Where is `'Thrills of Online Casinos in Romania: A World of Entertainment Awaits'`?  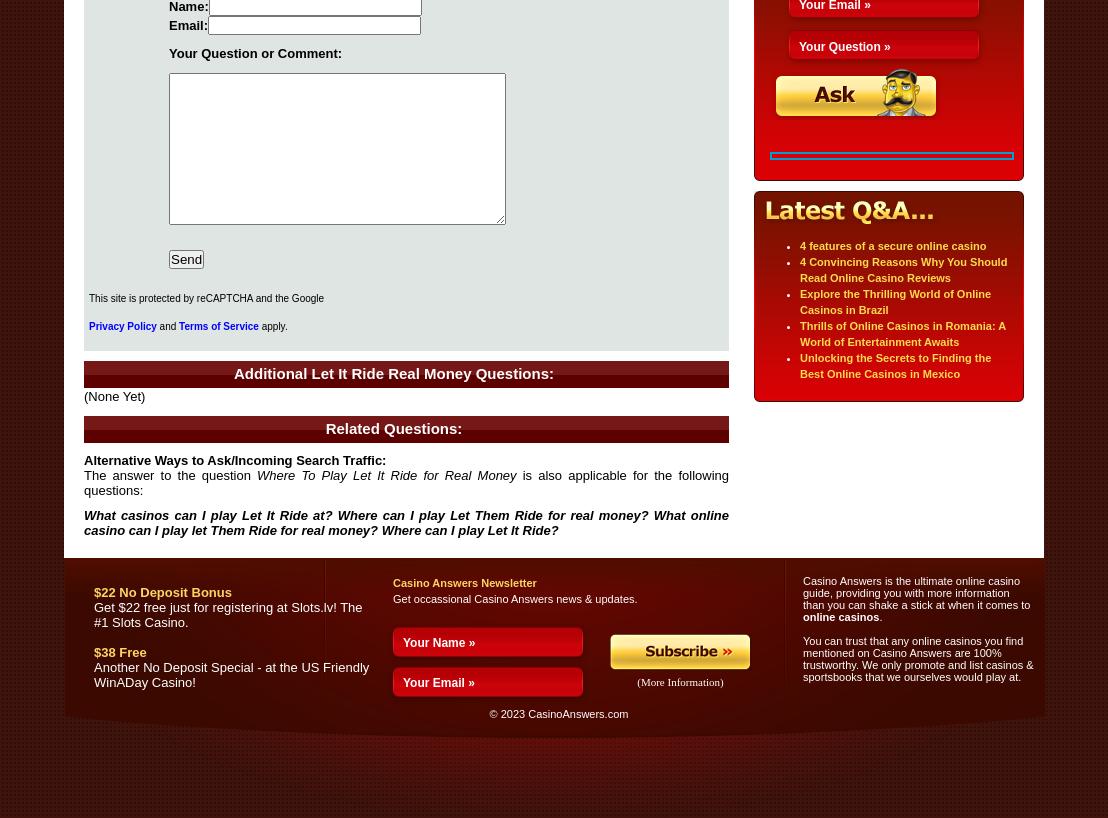
'Thrills of Online Casinos in Romania: A World of Entertainment Awaits' is located at coordinates (901, 332).